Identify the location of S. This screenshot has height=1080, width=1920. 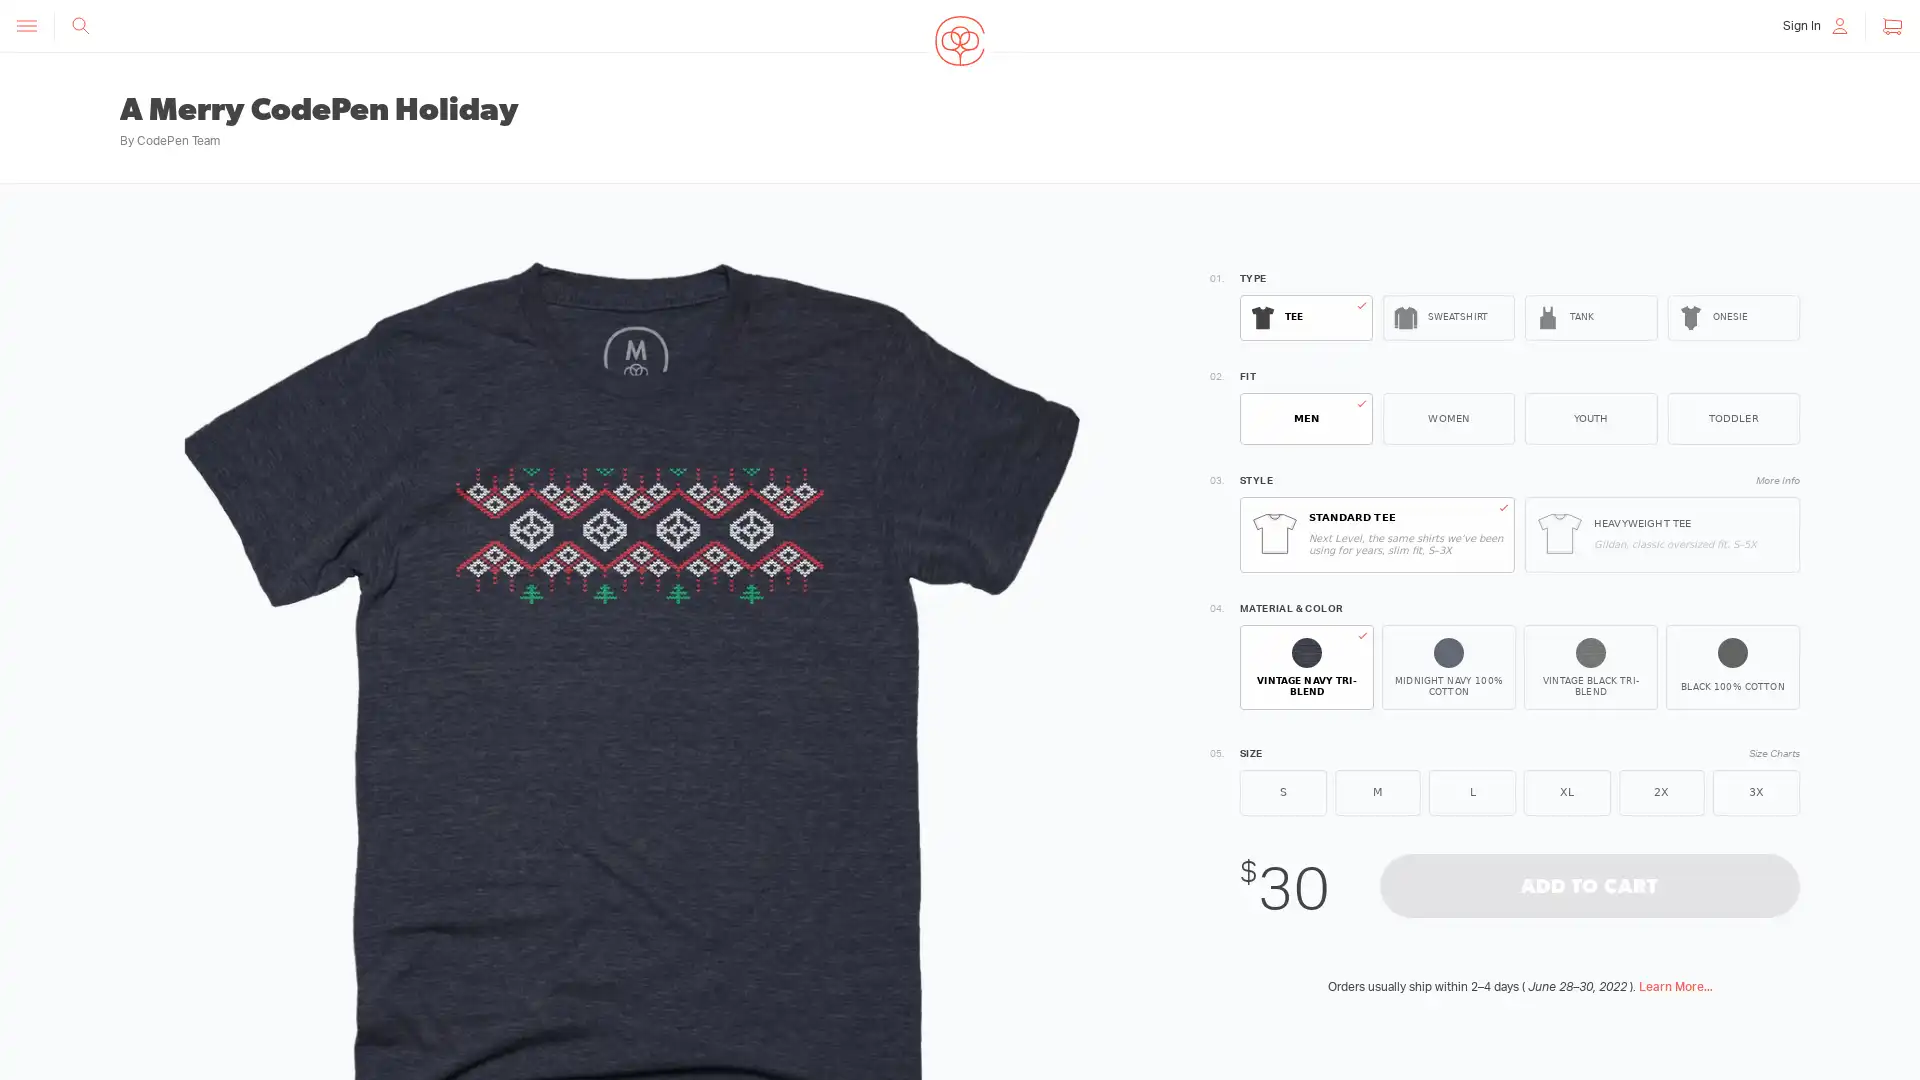
(1282, 790).